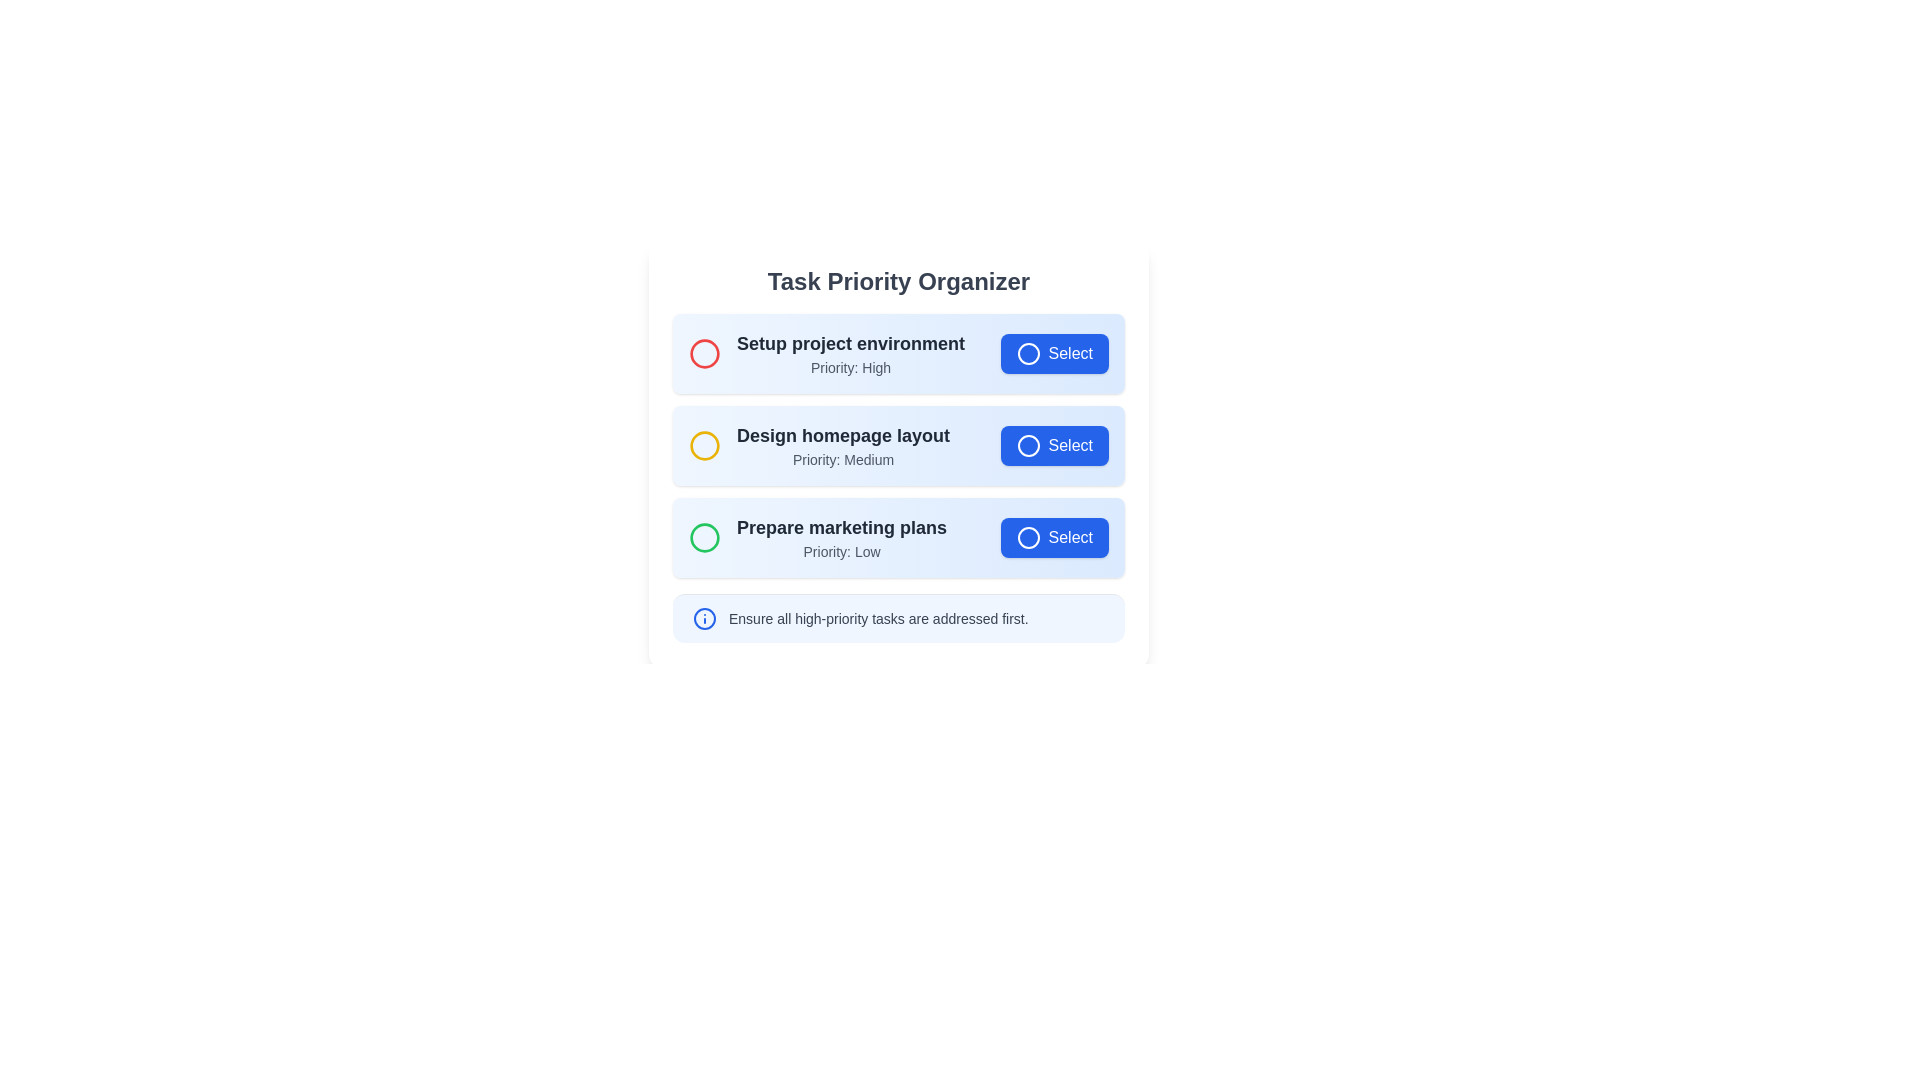  Describe the element at coordinates (1069, 445) in the screenshot. I see `the button labeled 'Design homepage layout' that visually informs users about selecting this task for further operations` at that location.